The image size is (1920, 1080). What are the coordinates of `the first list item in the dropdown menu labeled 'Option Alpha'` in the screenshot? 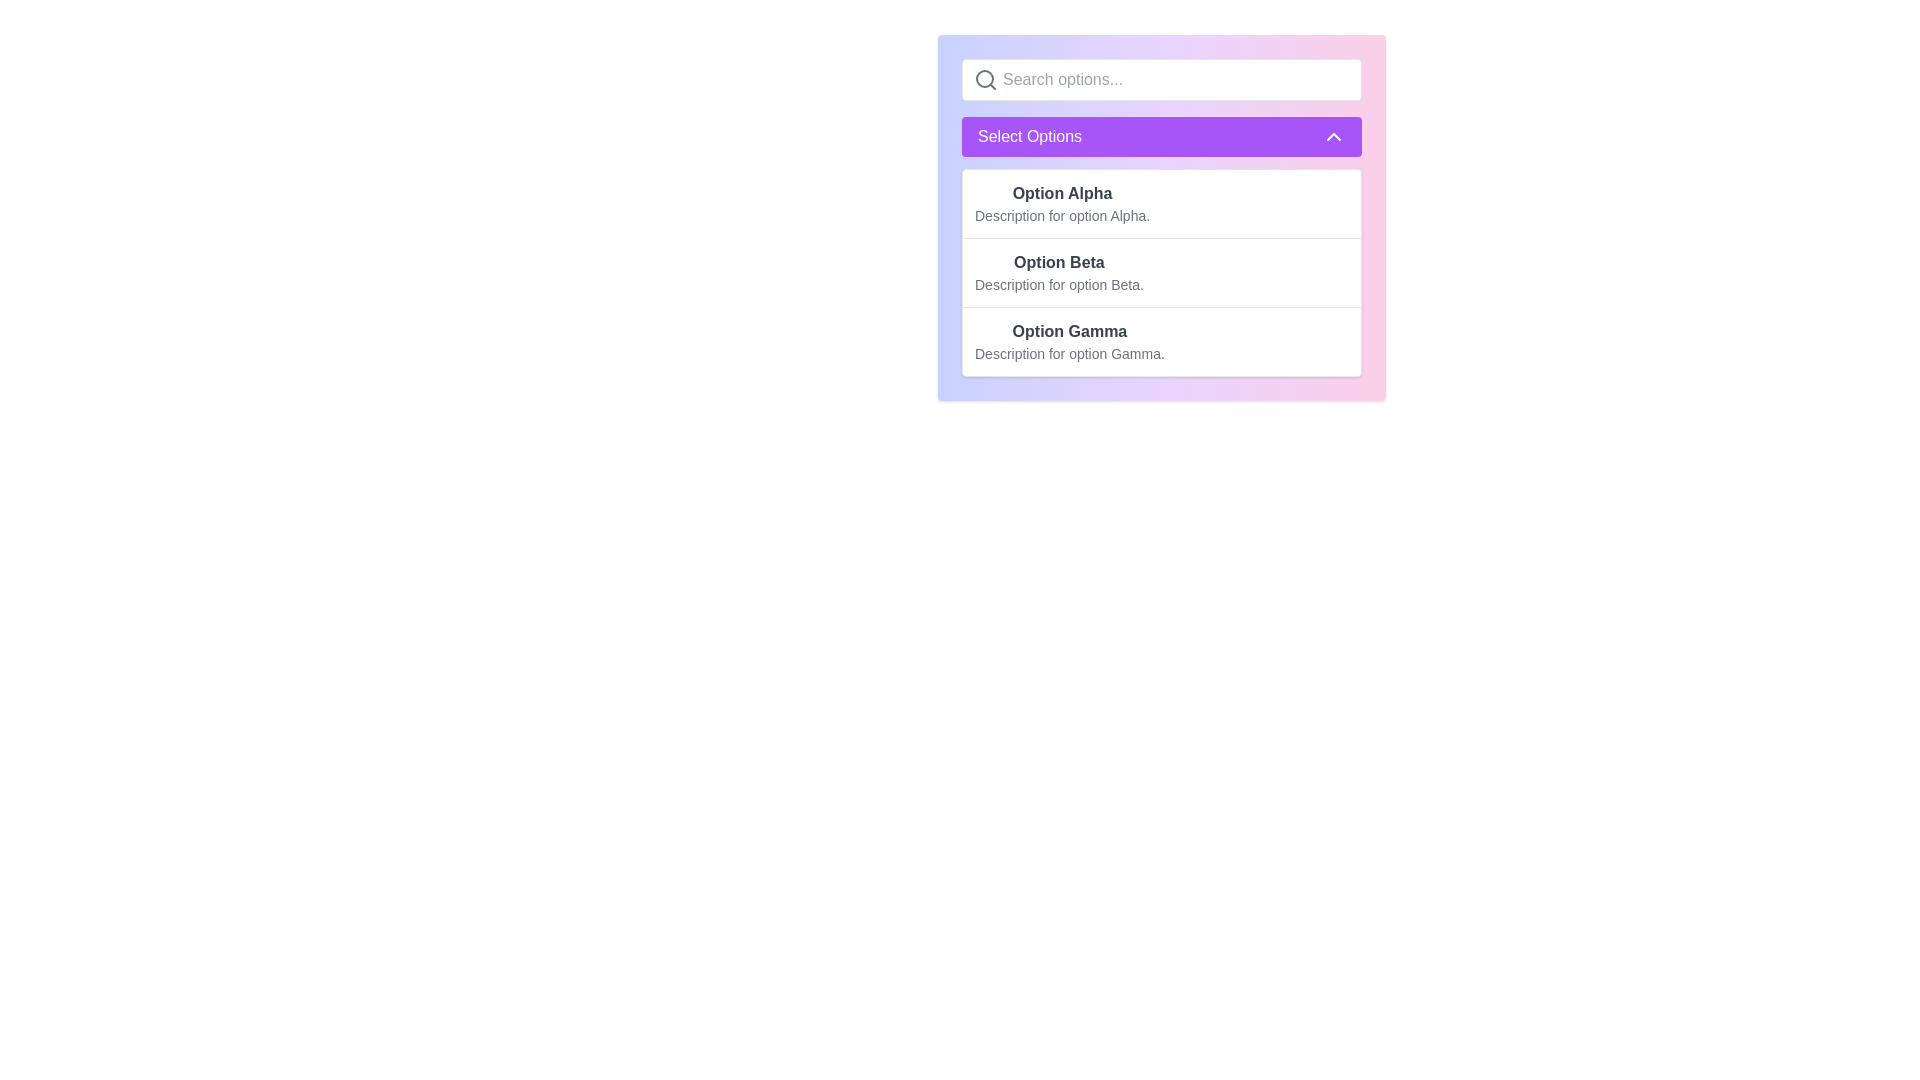 It's located at (1161, 204).